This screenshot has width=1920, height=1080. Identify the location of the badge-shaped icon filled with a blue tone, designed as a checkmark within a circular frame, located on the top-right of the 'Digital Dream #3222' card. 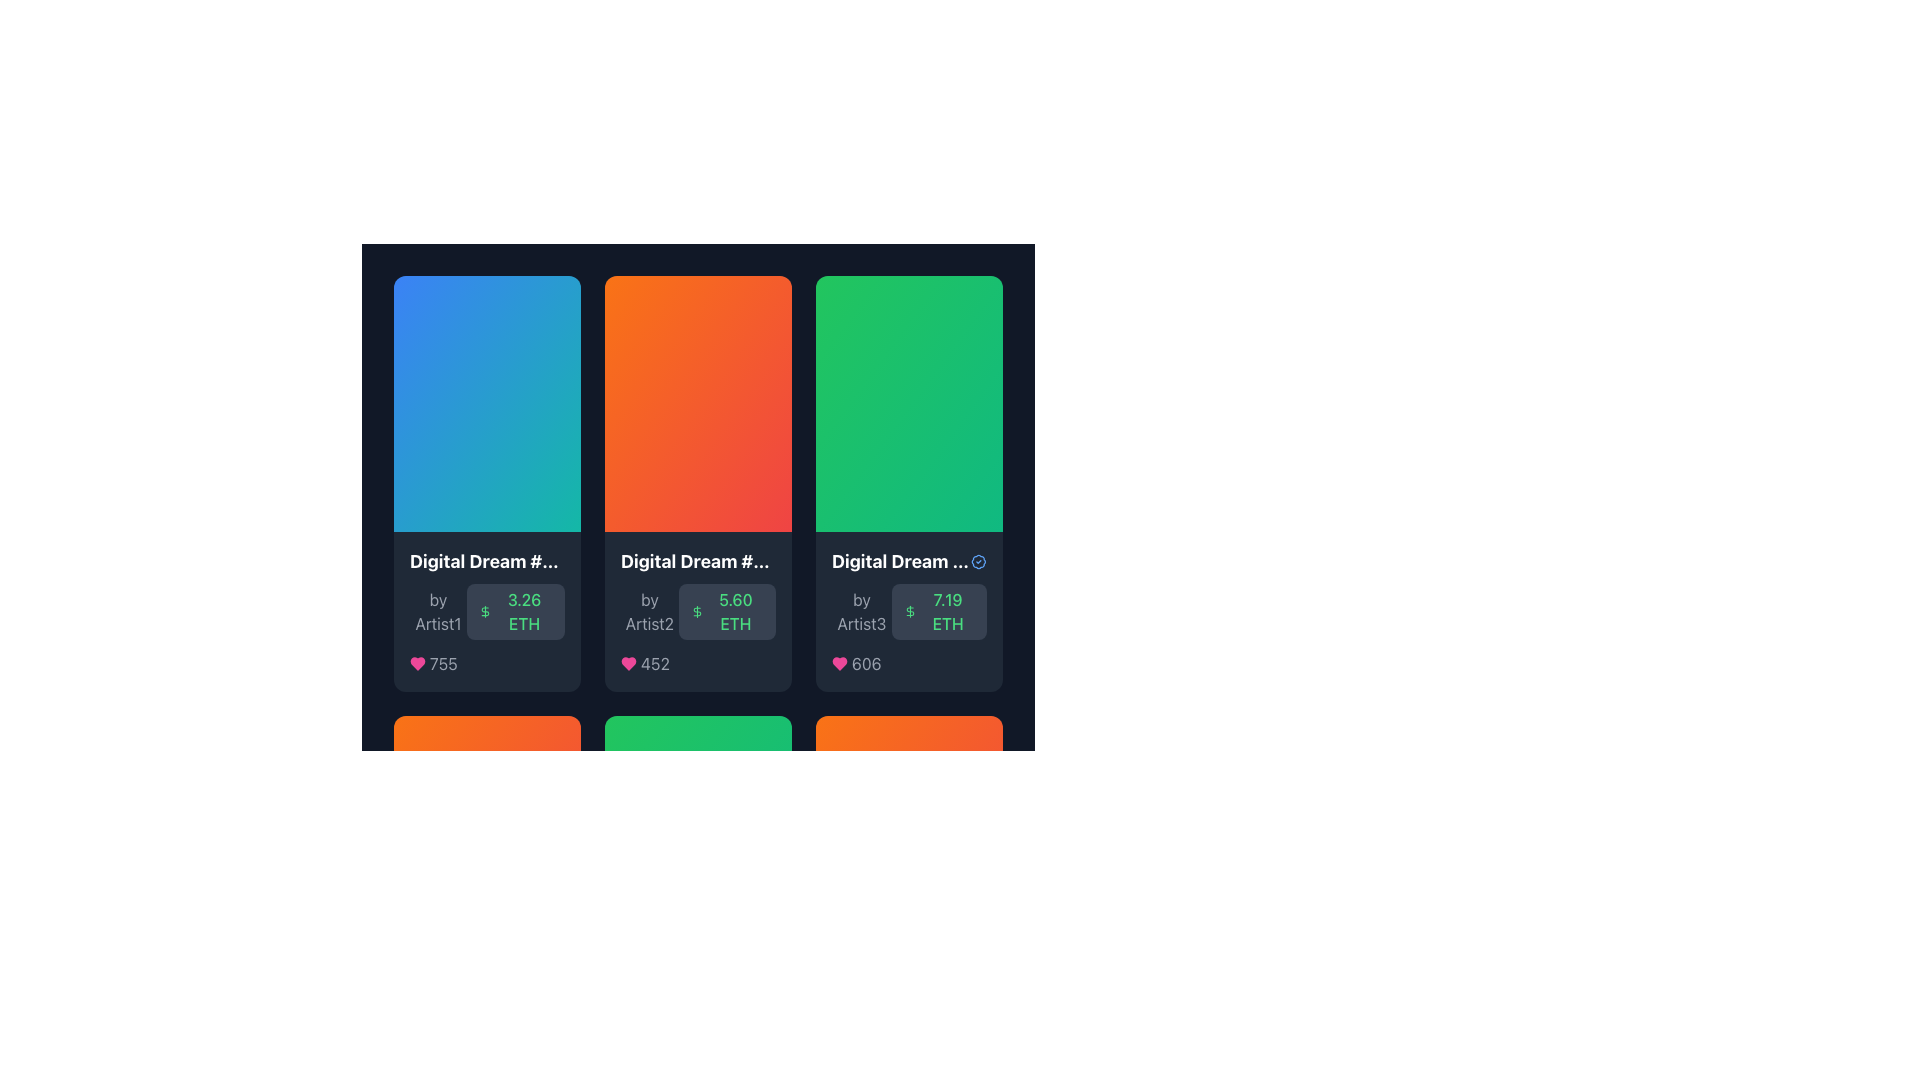
(979, 562).